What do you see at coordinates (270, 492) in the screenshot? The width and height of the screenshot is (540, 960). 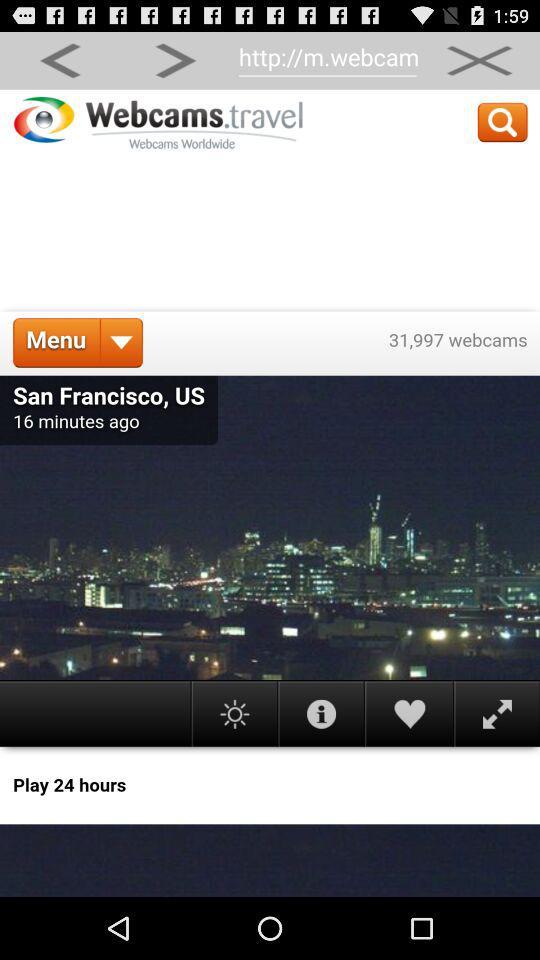 I see `open page` at bounding box center [270, 492].